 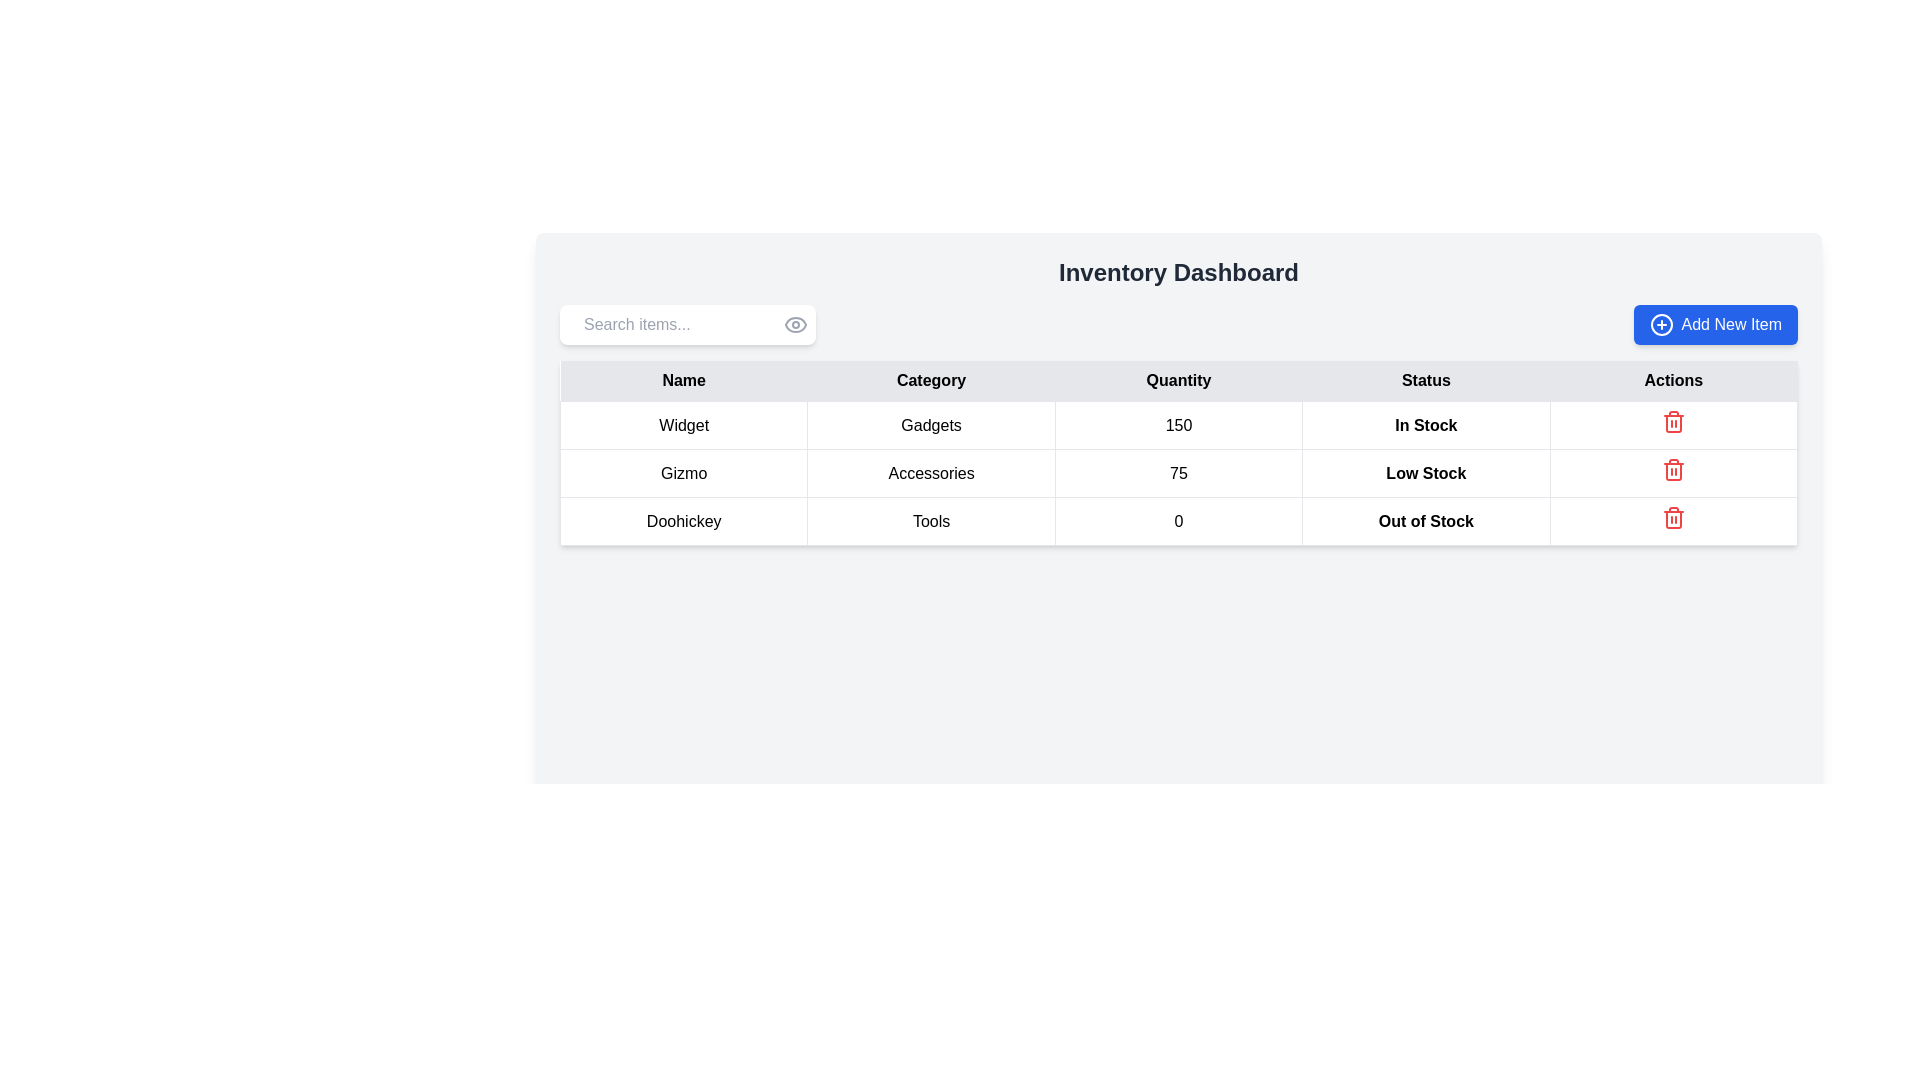 I want to click on the Text Label representing the product category for the 'Gizmo' item in the inventory table, located in the second row, second column, between the 'Gizmo' label and the numeric value '75', so click(x=930, y=473).